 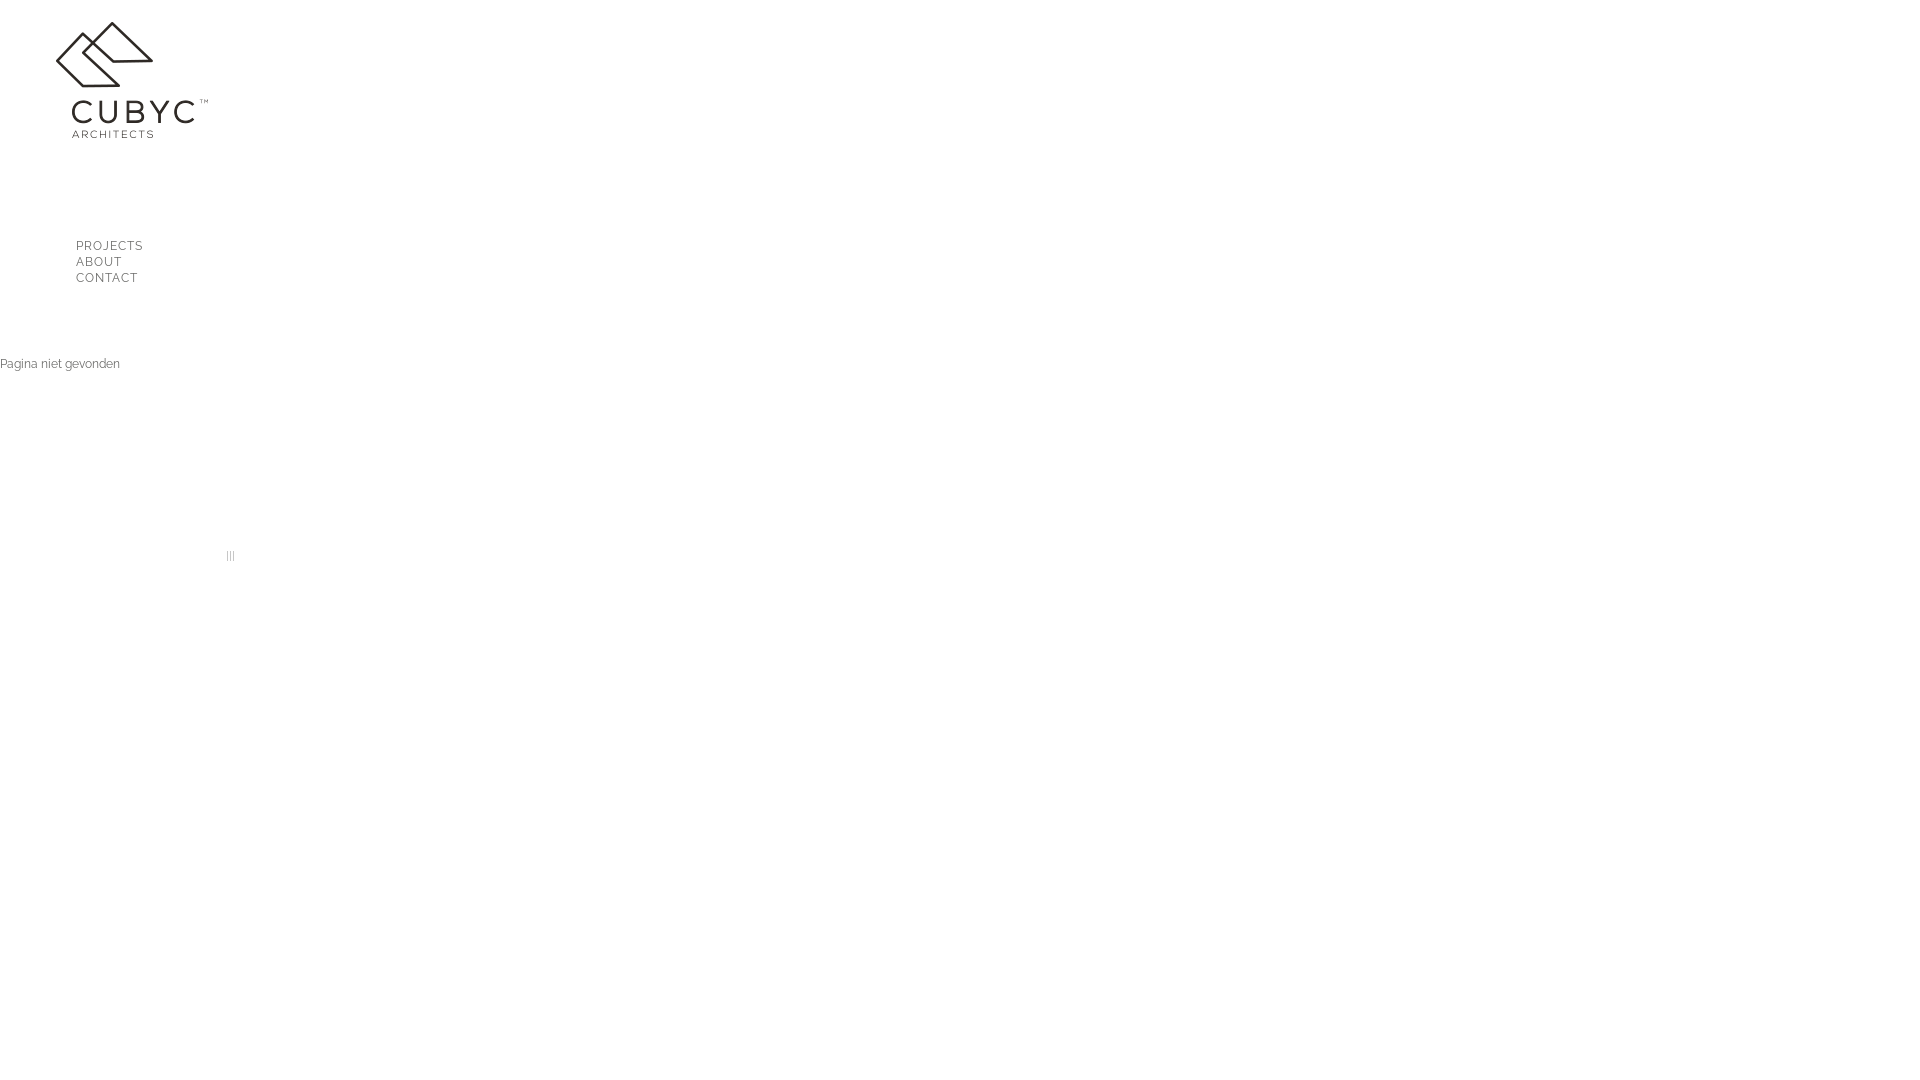 What do you see at coordinates (127, 245) in the screenshot?
I see `'PROJECTS'` at bounding box center [127, 245].